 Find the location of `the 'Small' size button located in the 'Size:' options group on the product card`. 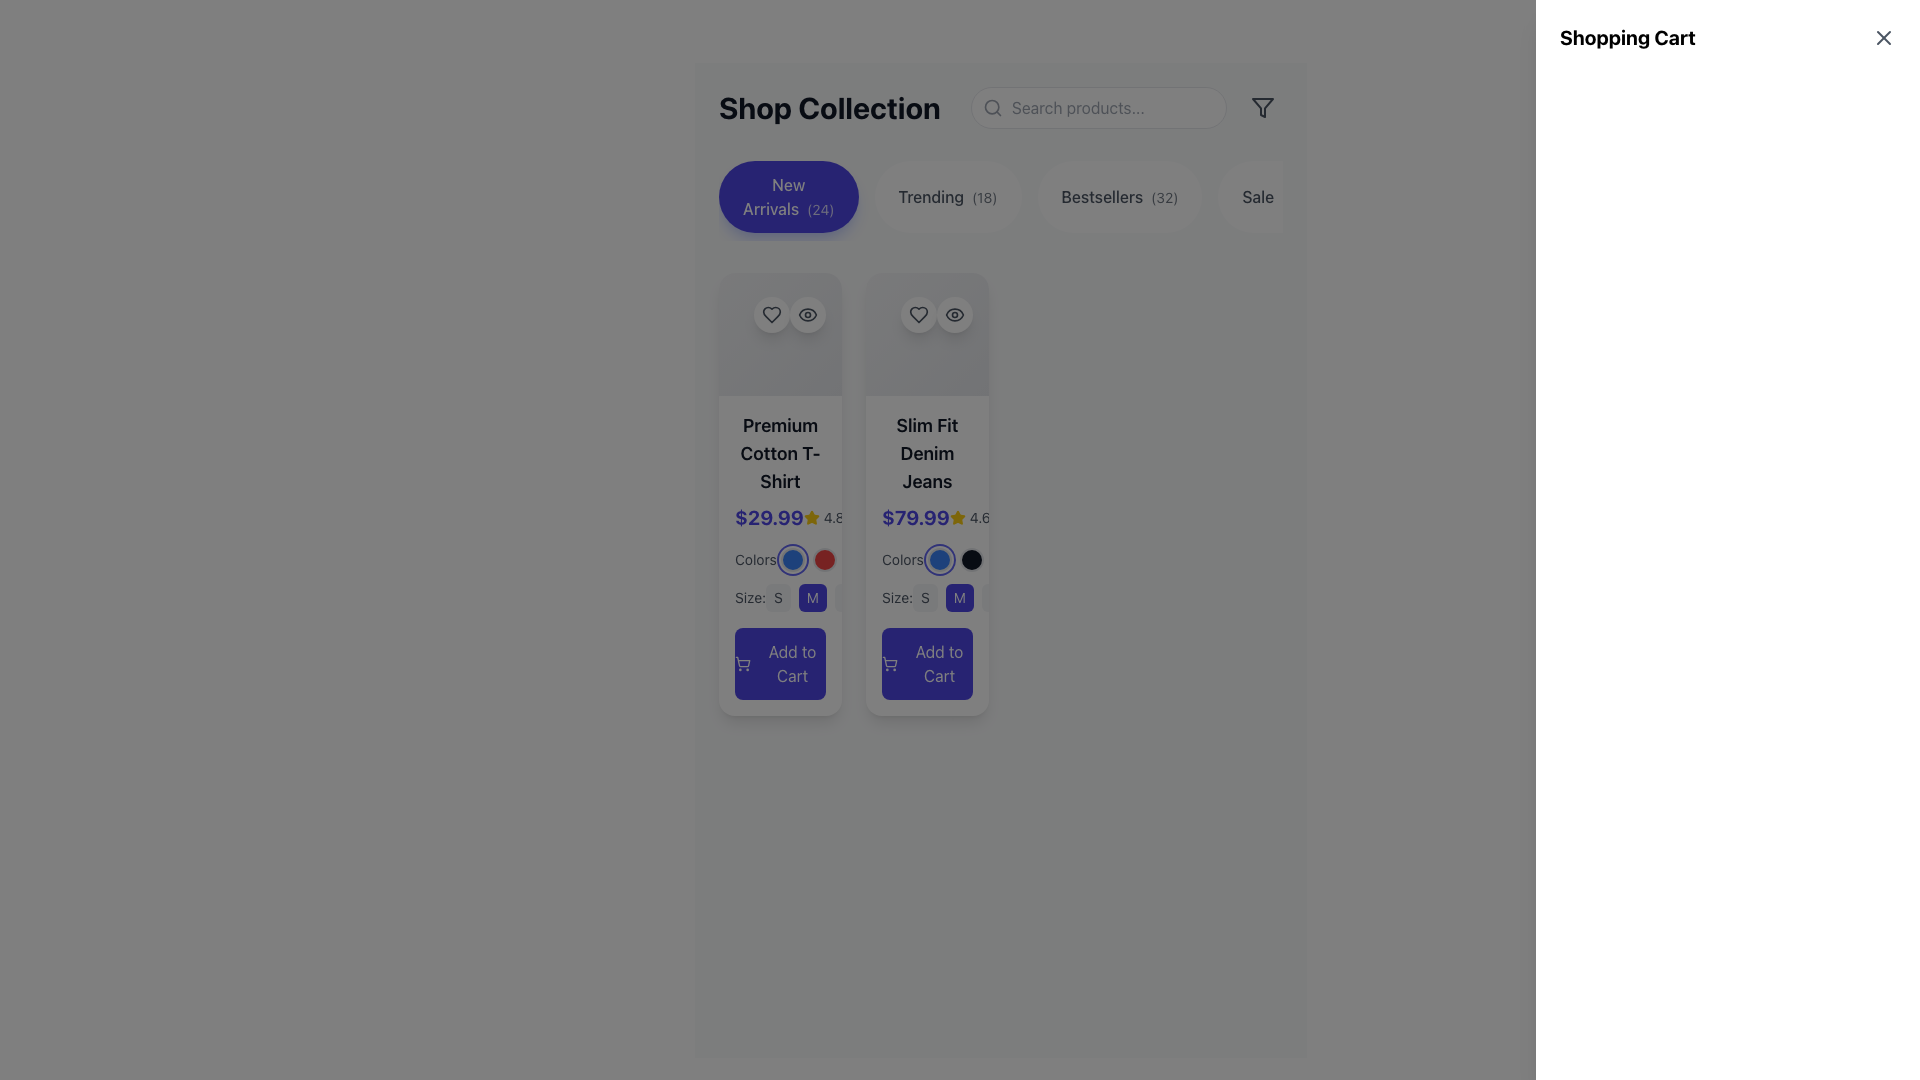

the 'Small' size button located in the 'Size:' options group on the product card is located at coordinates (779, 596).